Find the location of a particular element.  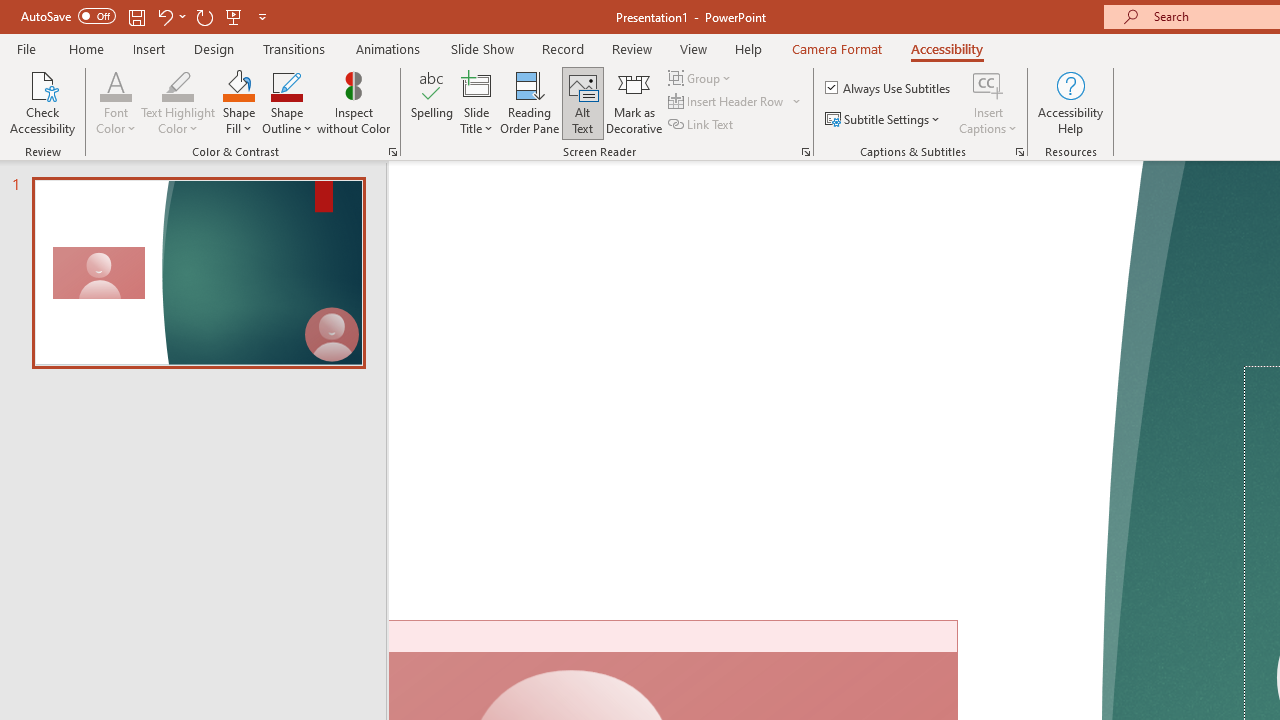

'Accessibility Help' is located at coordinates (1069, 103).